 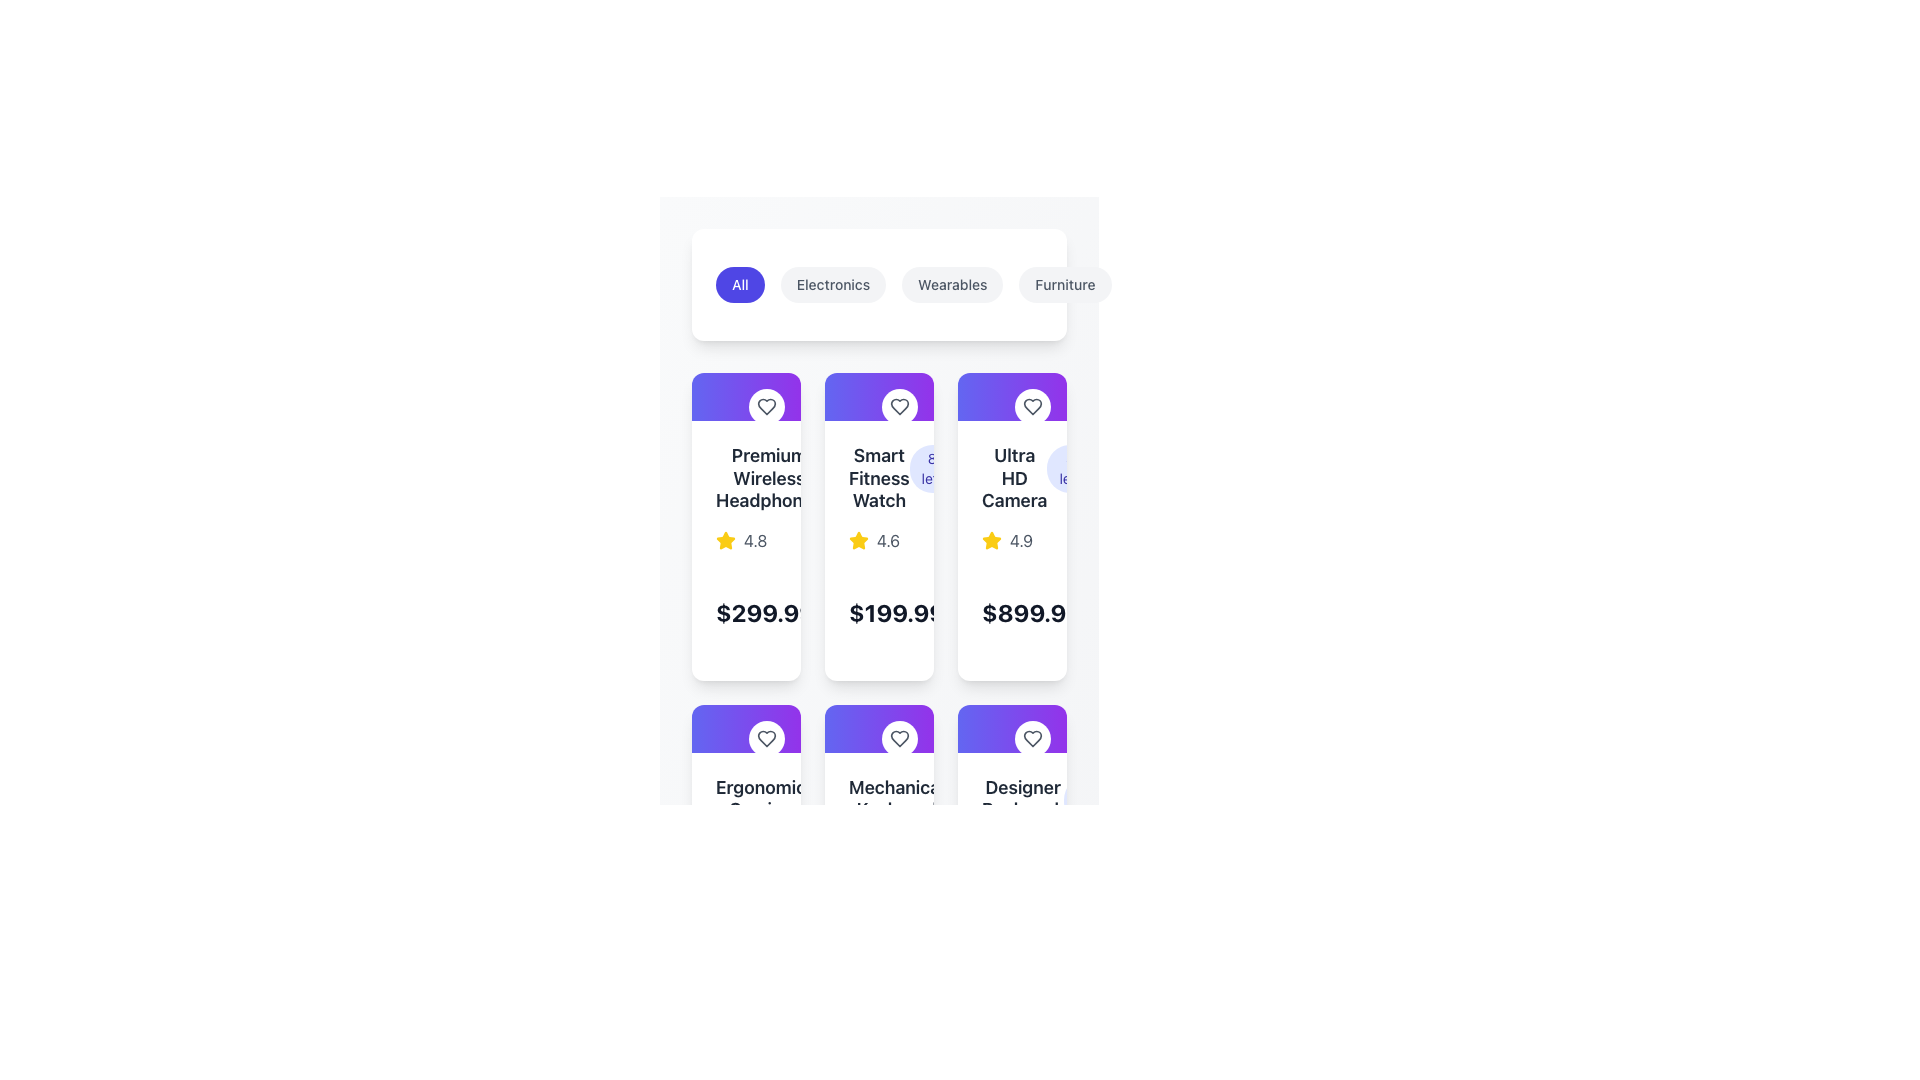 I want to click on the heart icon within the rounded button at the top of the item card to favorite the item, so click(x=766, y=737).